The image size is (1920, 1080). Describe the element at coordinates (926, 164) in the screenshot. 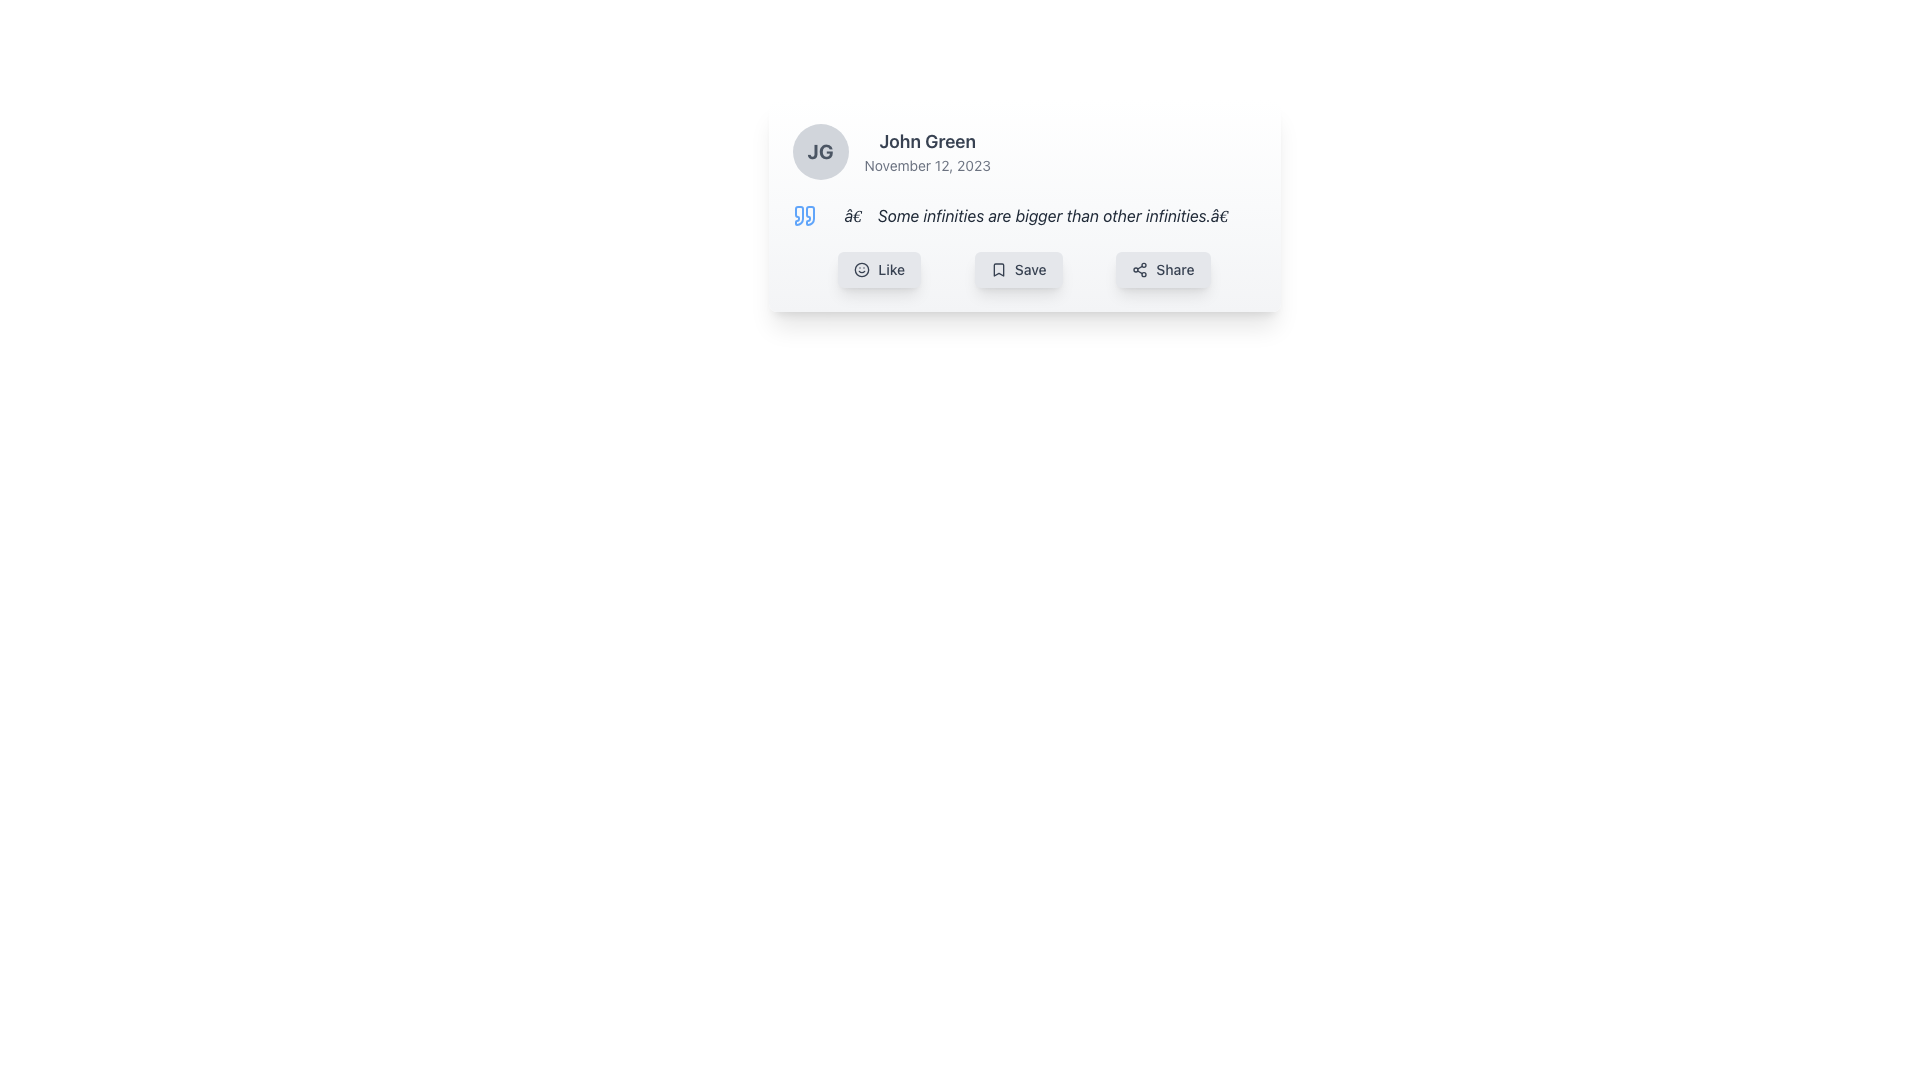

I see `displayed date from the text label positioned beneath the 'John Green' text in the card layout` at that location.